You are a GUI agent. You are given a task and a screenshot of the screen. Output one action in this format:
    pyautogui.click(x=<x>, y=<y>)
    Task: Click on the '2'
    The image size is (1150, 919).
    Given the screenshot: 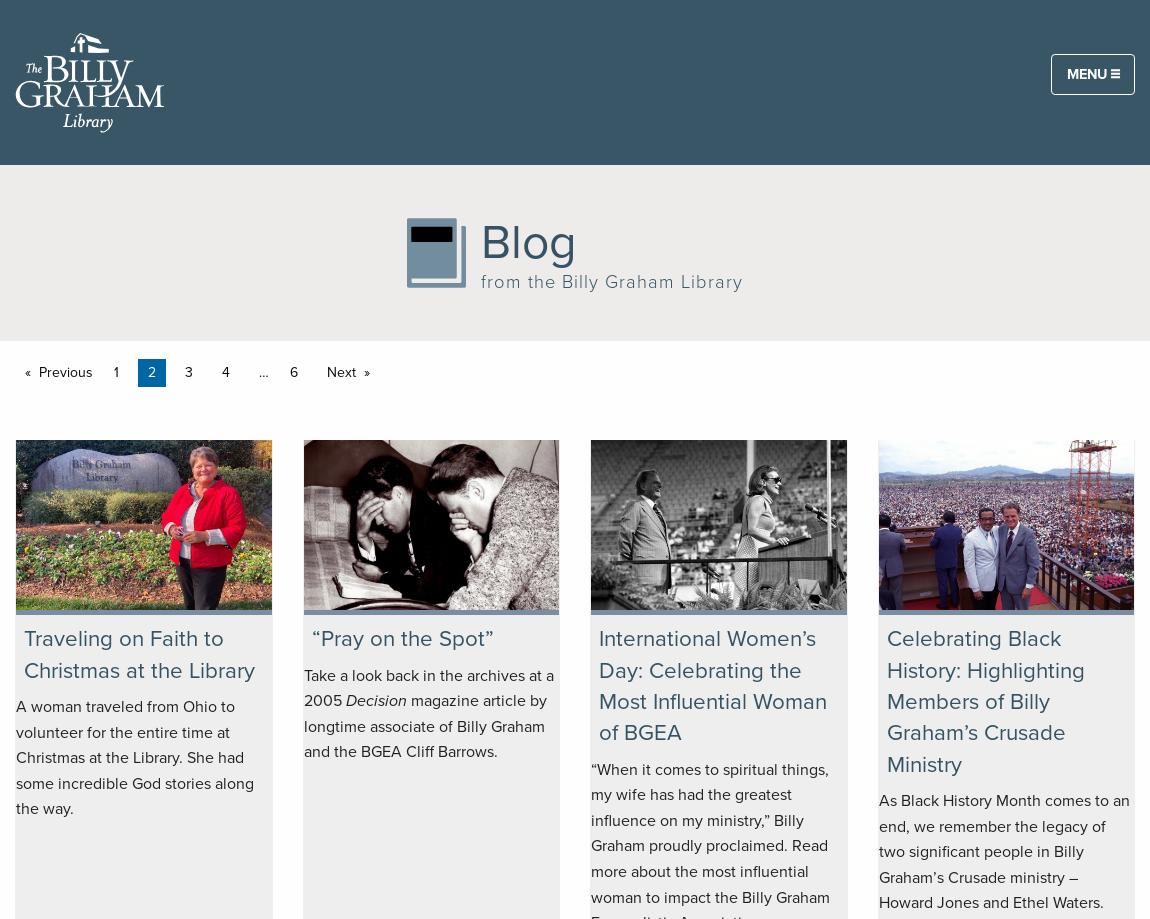 What is the action you would take?
    pyautogui.click(x=151, y=371)
    